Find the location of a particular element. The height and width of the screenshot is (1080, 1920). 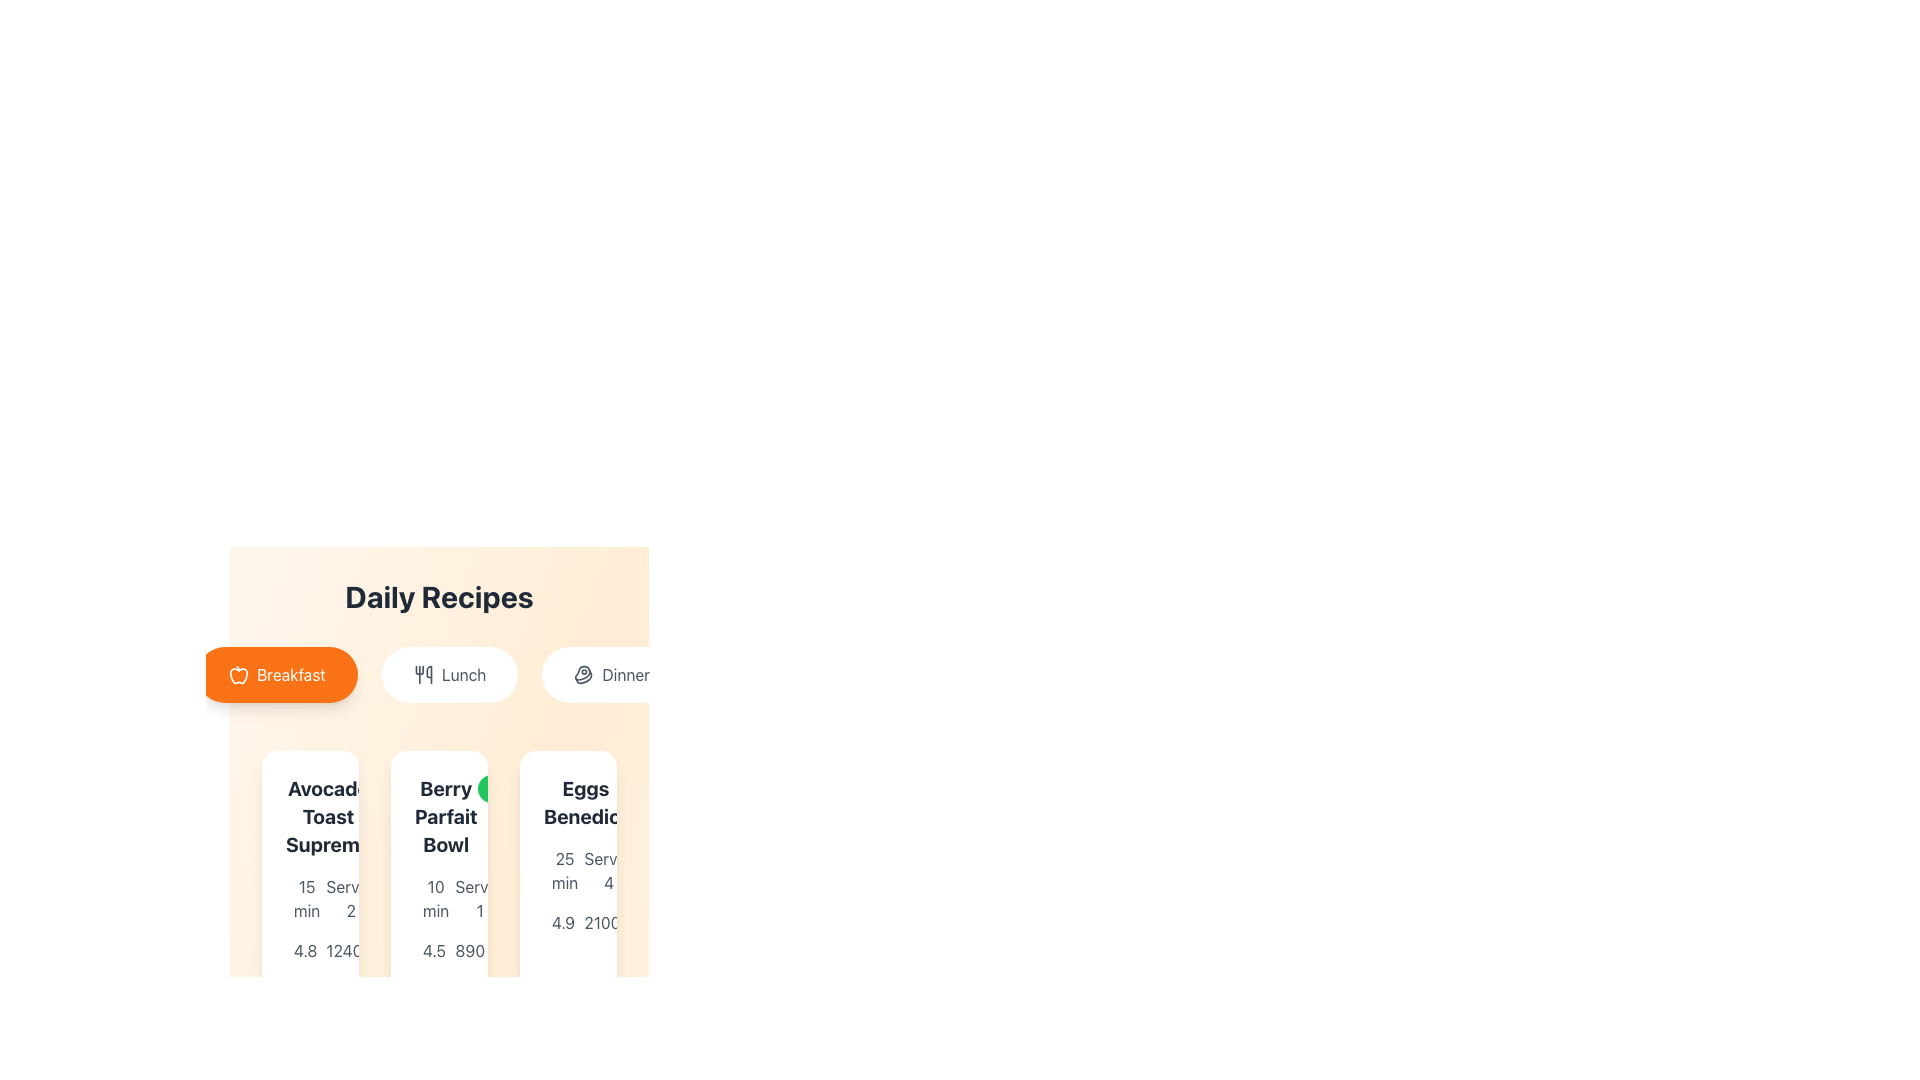

the static text label that describes the serving capacity of the 'Berry Parfait Bowl', which is located below the recipe section in the second column is located at coordinates (480, 897).